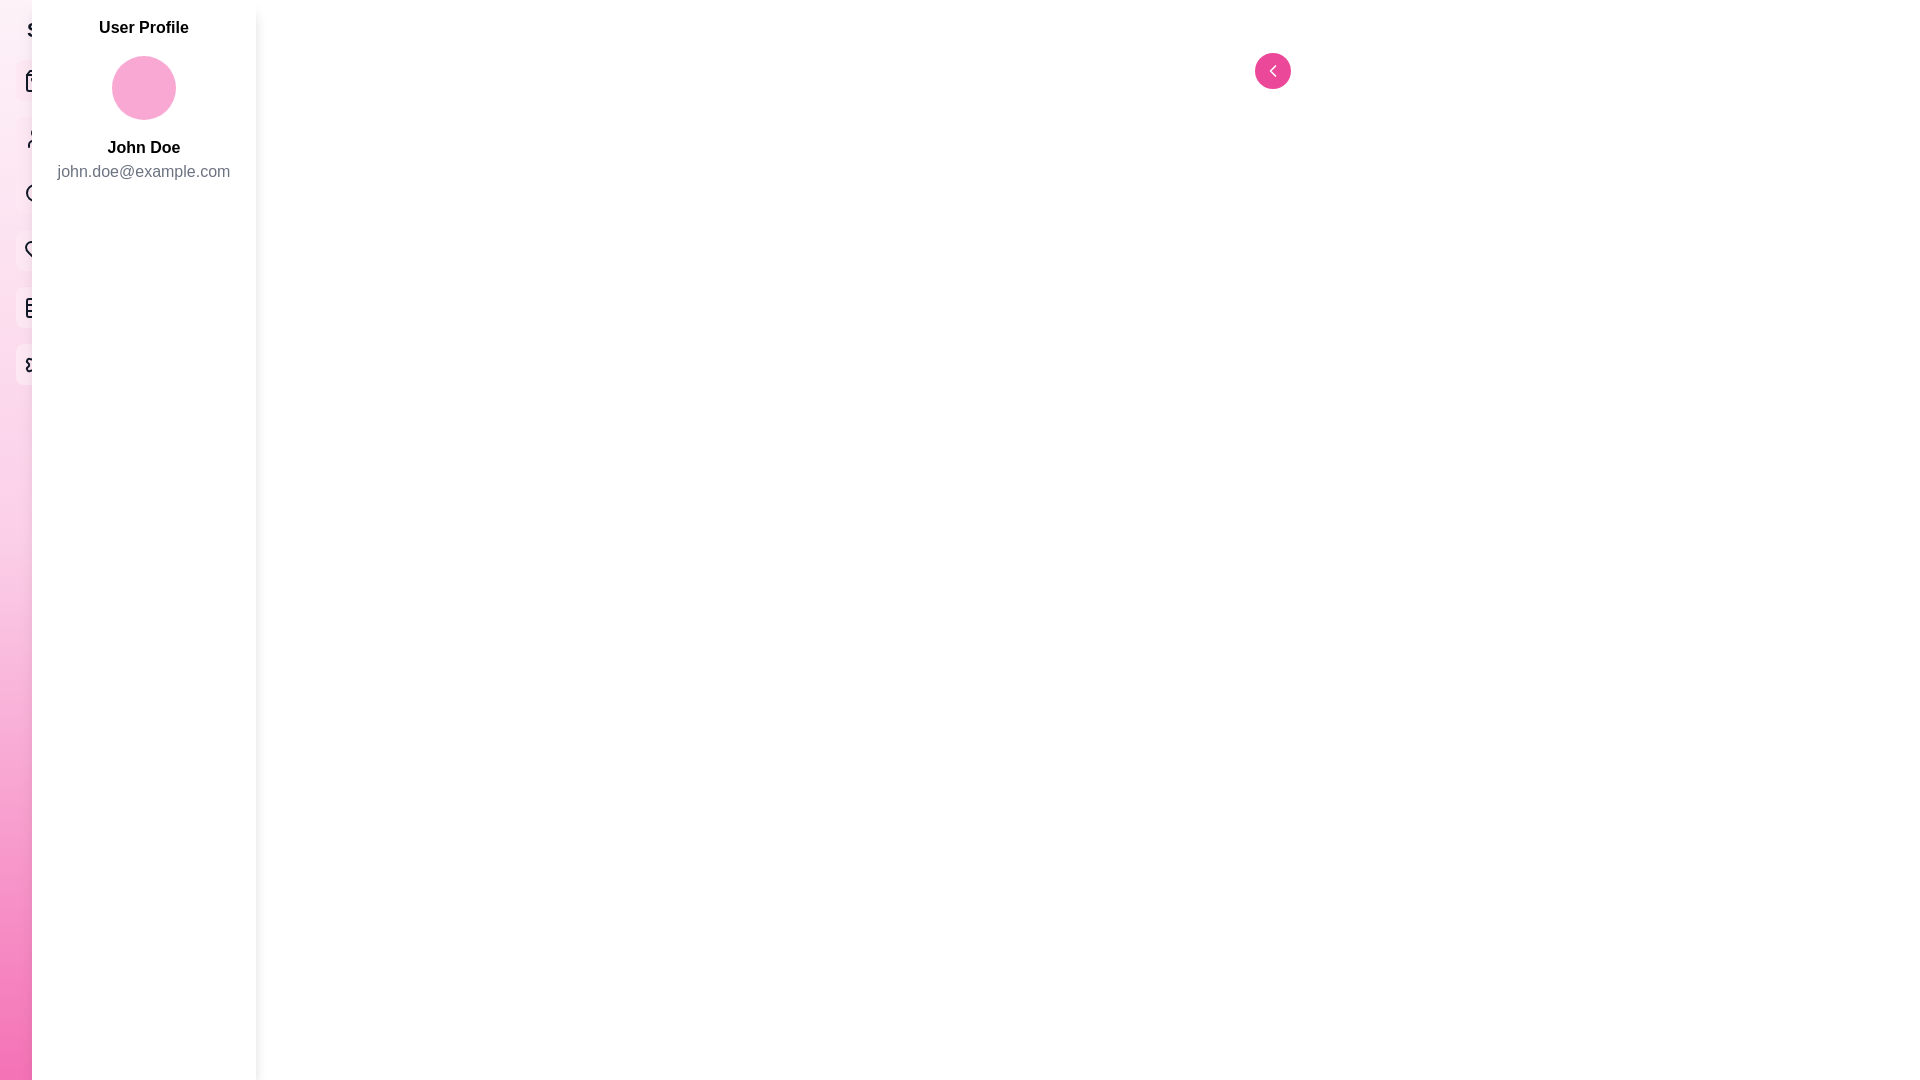 This screenshot has height=1080, width=1920. Describe the element at coordinates (1271, 69) in the screenshot. I see `the circular pink button with a left chevron icon` at that location.